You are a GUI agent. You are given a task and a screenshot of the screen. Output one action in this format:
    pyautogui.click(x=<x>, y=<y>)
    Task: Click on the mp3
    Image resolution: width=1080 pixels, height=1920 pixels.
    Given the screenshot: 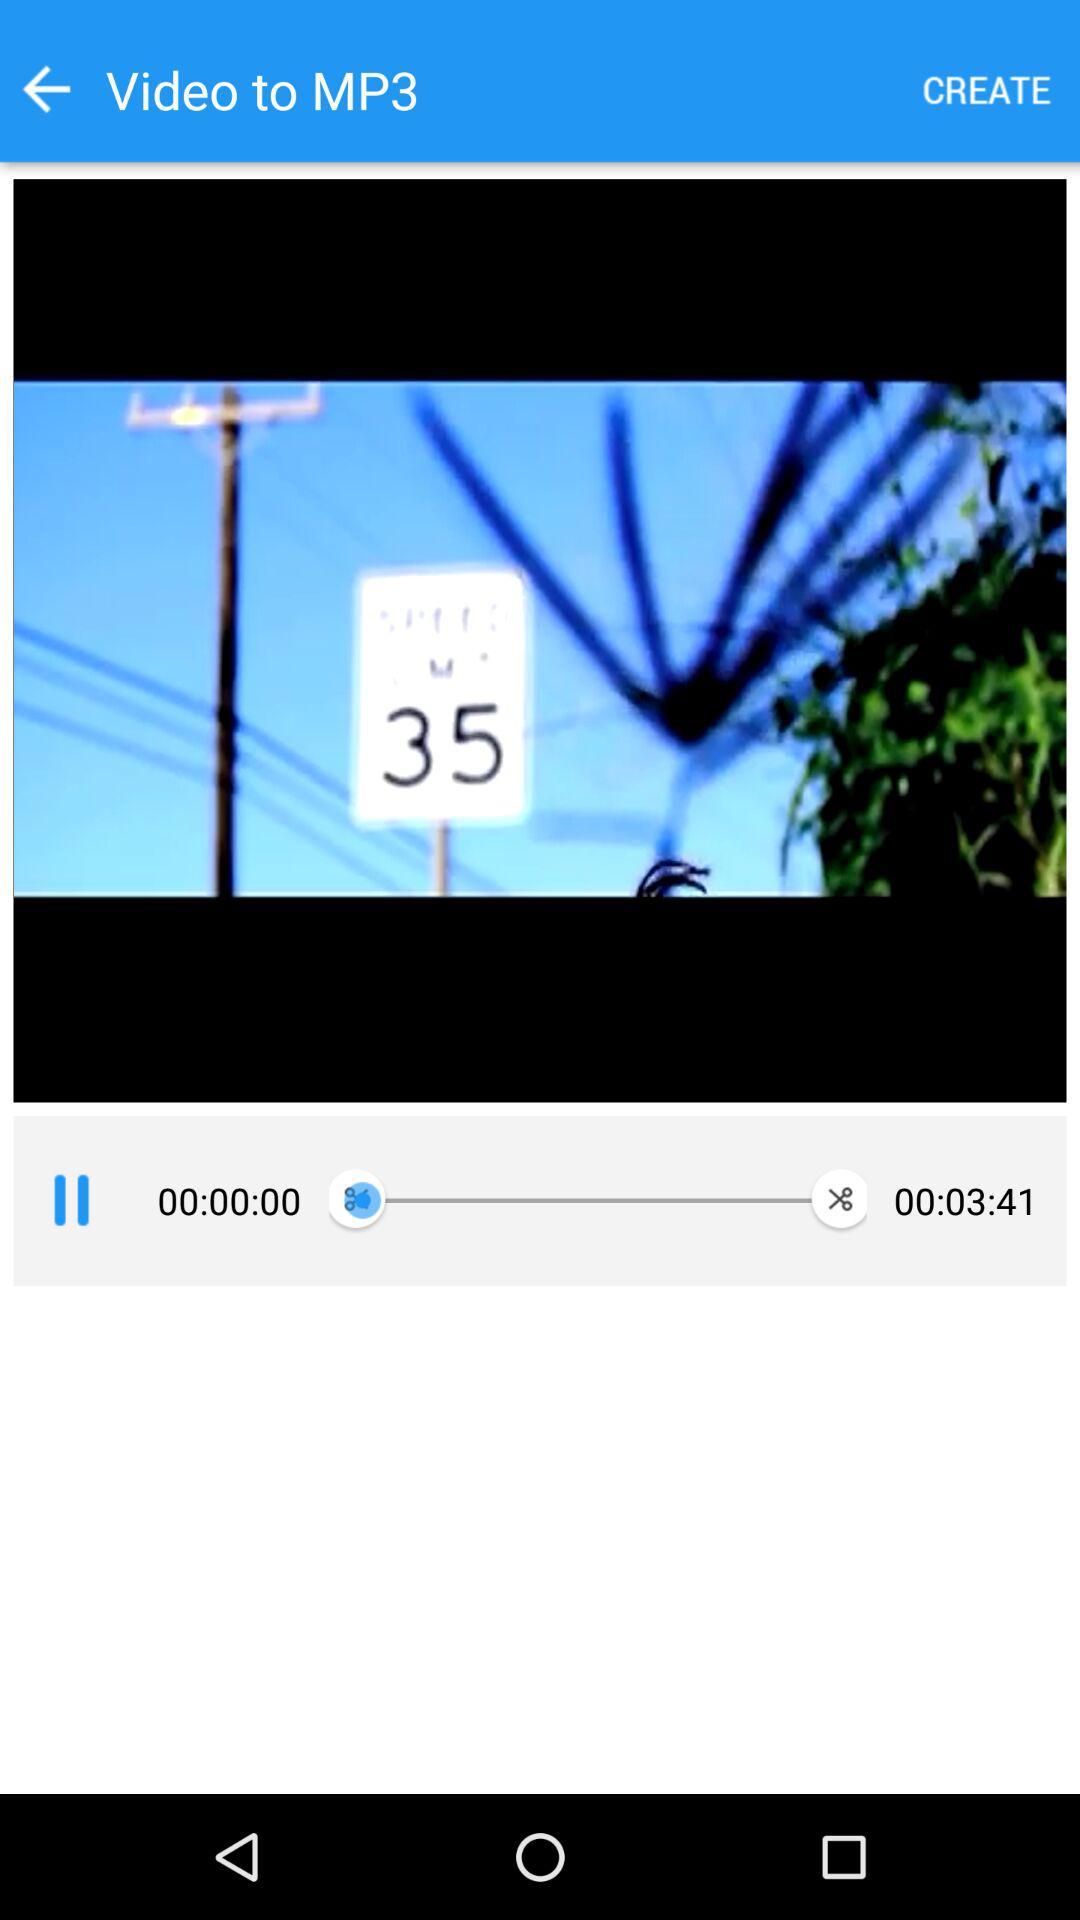 What is the action you would take?
    pyautogui.click(x=987, y=88)
    